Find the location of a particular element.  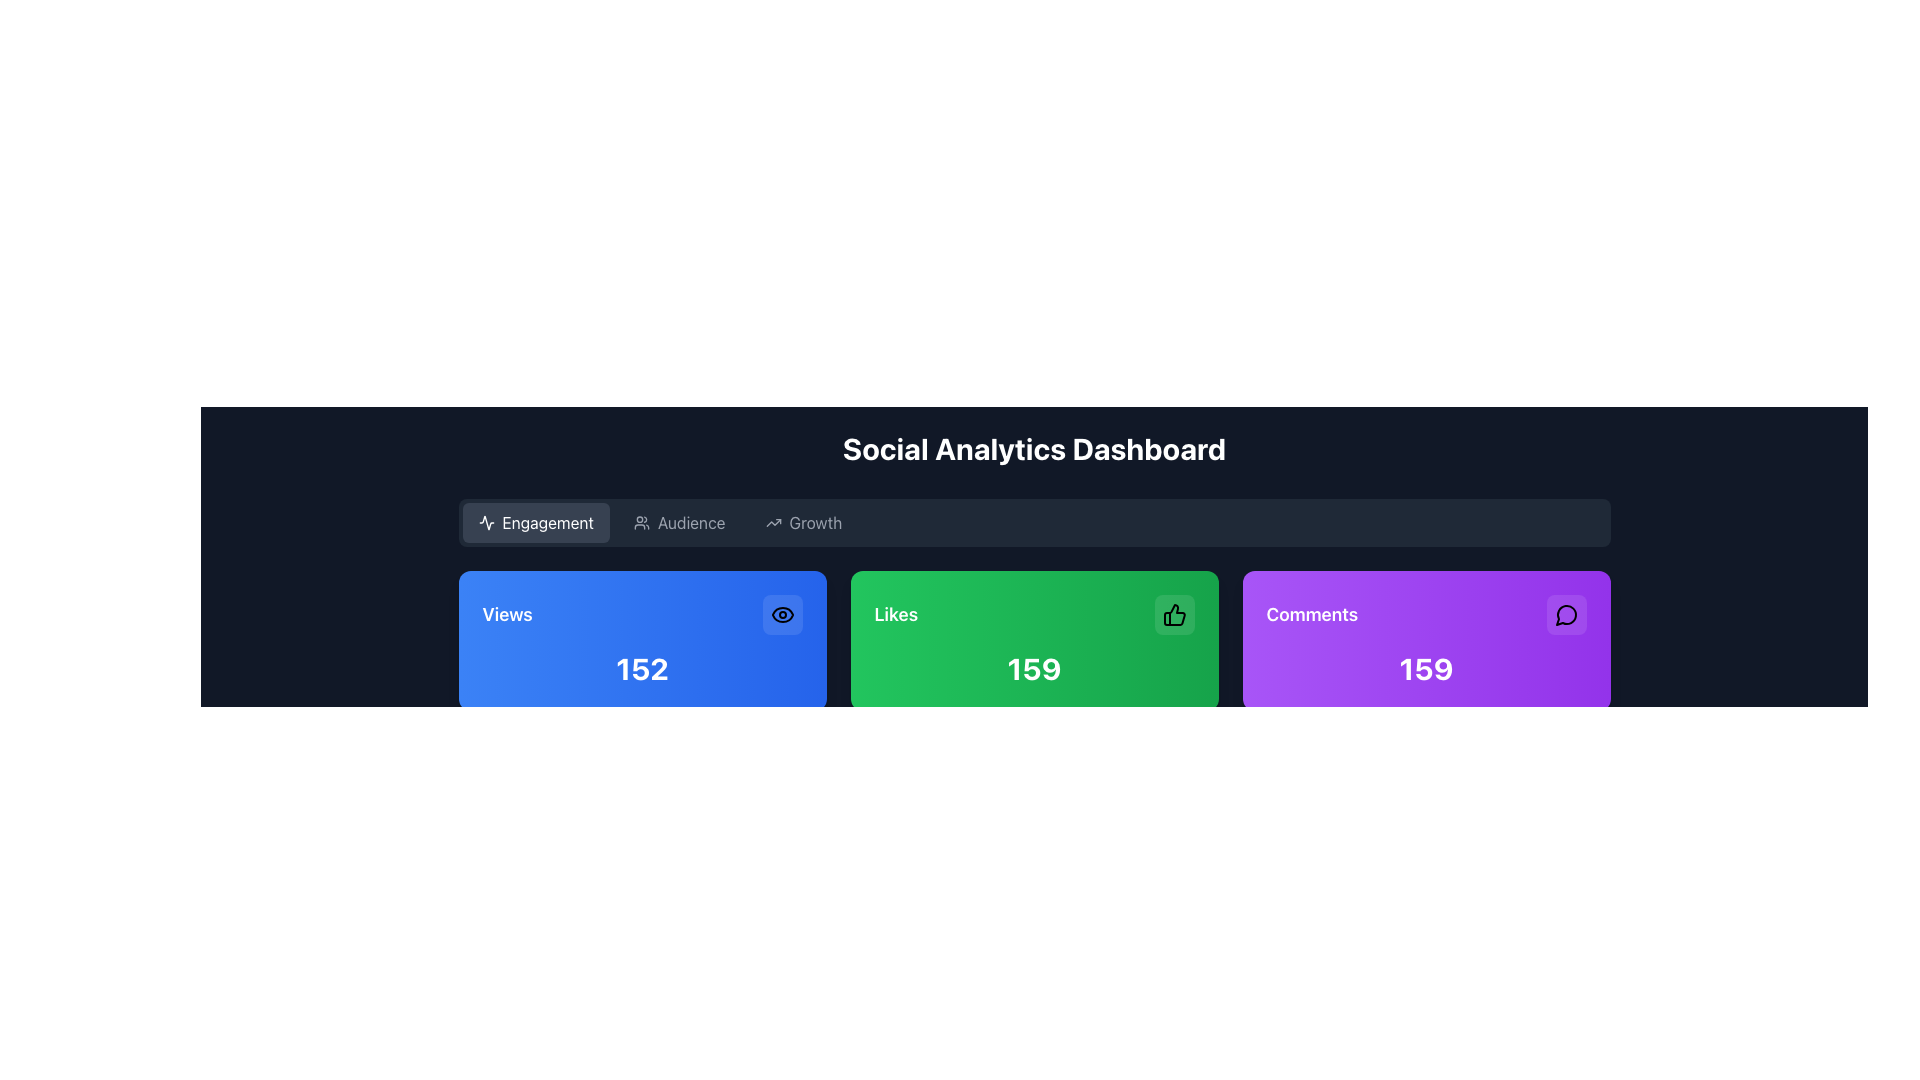

the text label 'Engagement' which is styled with white text over a gray background is located at coordinates (547, 522).